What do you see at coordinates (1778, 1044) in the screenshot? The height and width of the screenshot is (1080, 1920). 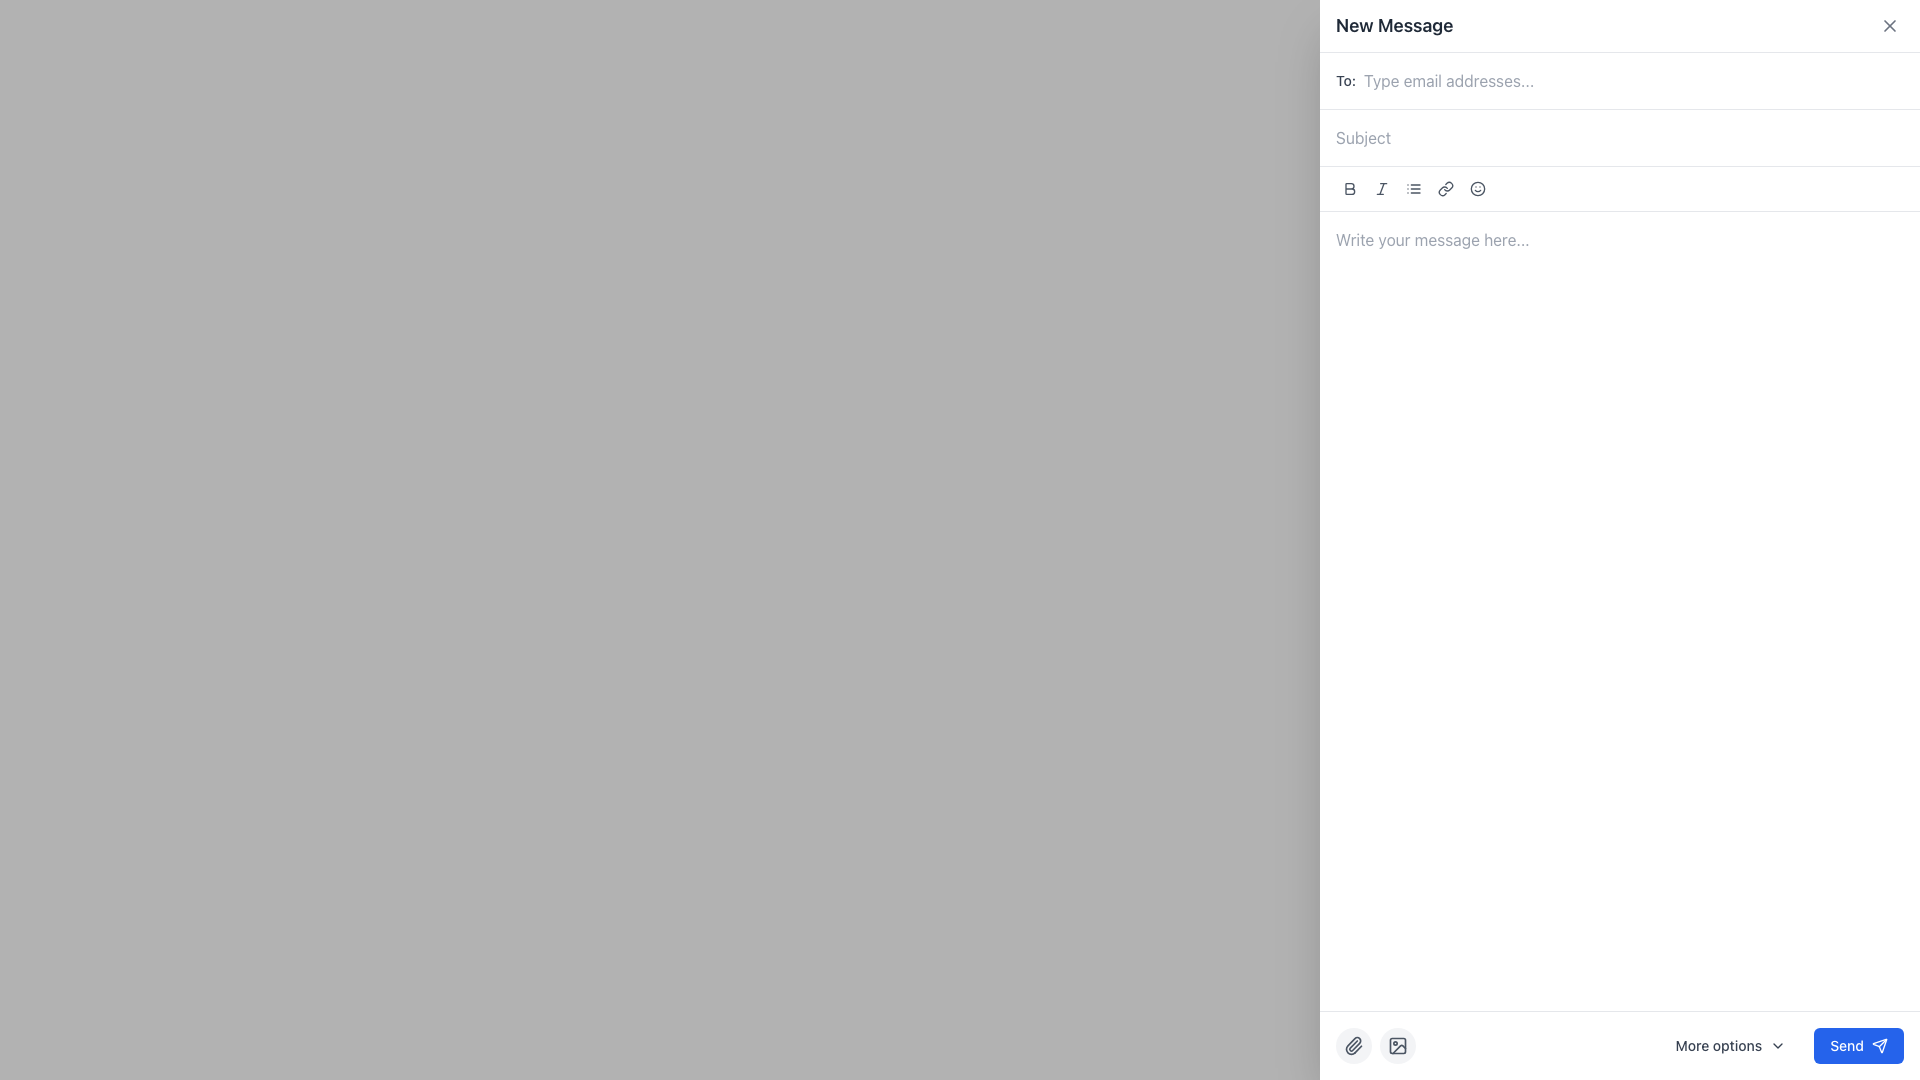 I see `the chevron icon located to the right of the 'More options' text, which indicates a dropdown menu for additional options` at bounding box center [1778, 1044].